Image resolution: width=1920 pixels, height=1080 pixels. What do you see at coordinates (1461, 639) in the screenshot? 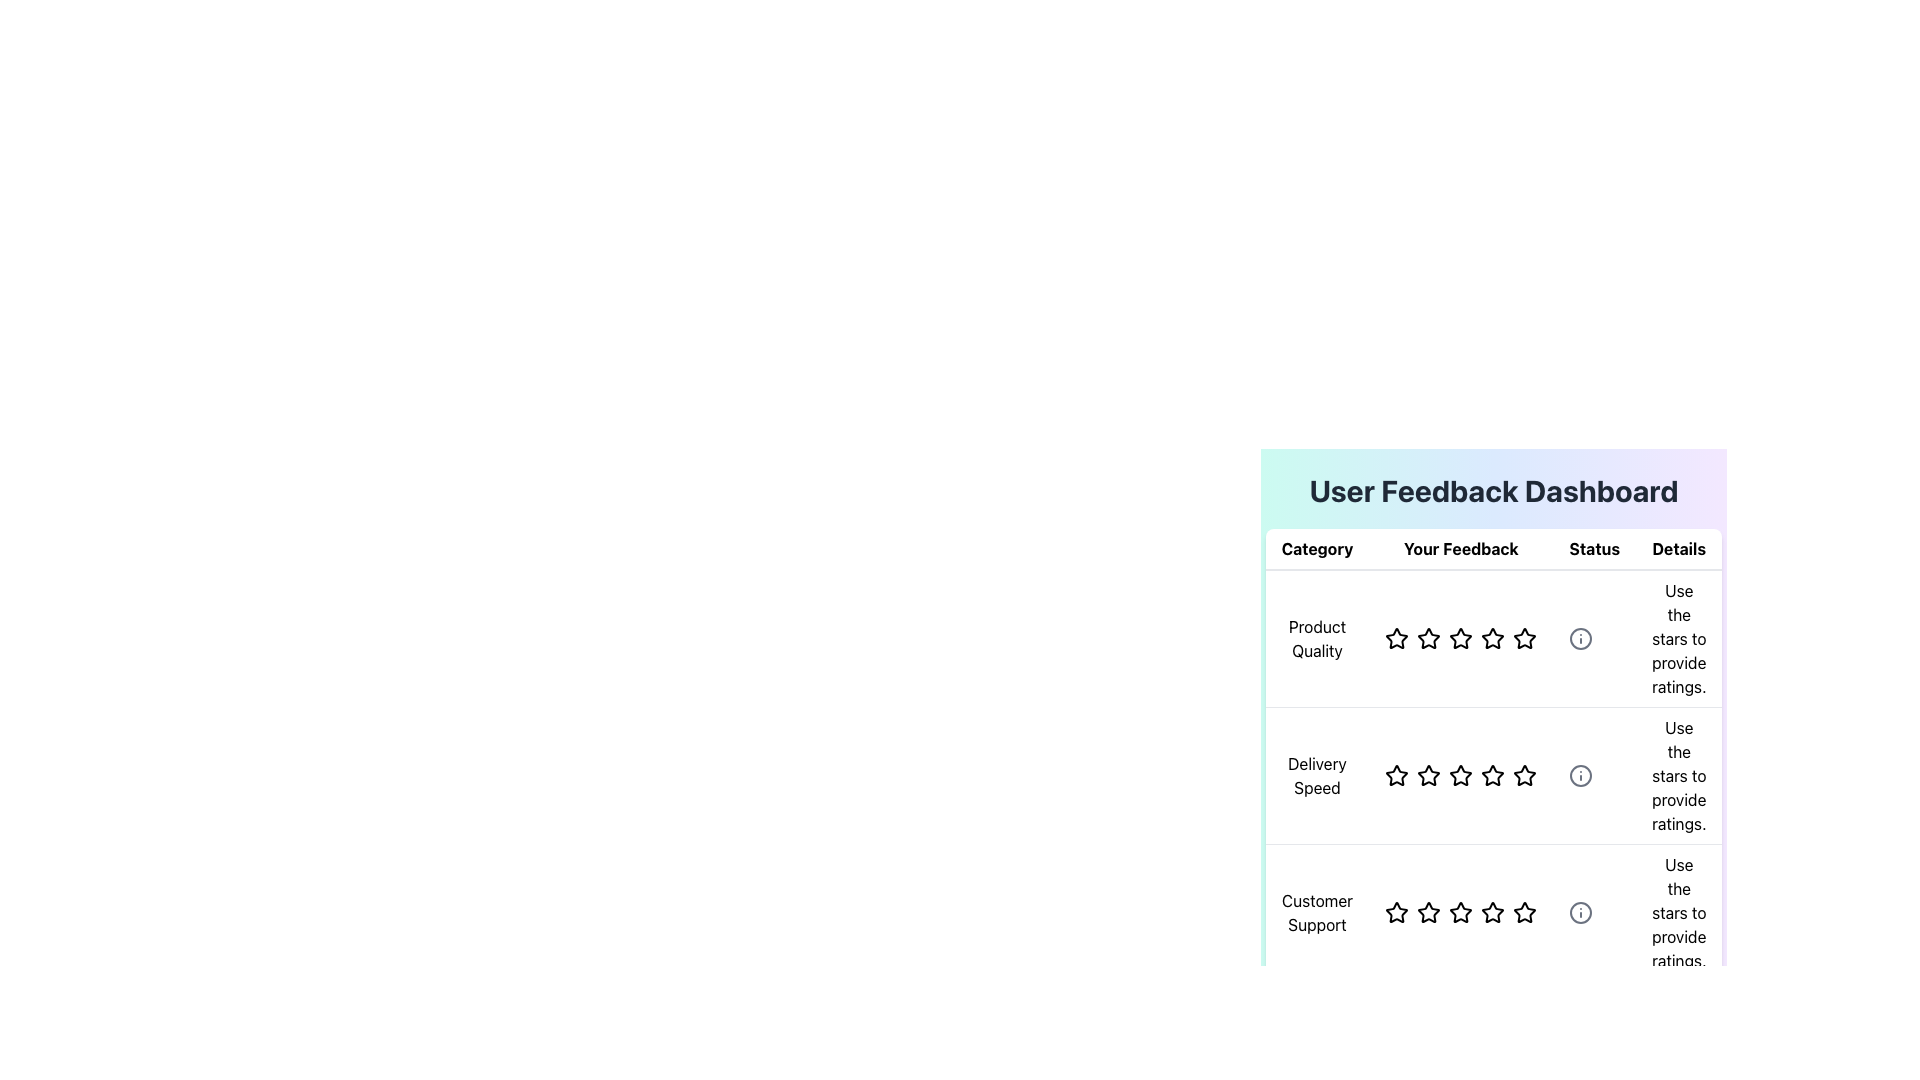
I see `the fourth star-shaped rating icon in the 'Product Quality' row under 'Your Feedback' in the 'User Feedback Dashboard' to set the rating` at bounding box center [1461, 639].